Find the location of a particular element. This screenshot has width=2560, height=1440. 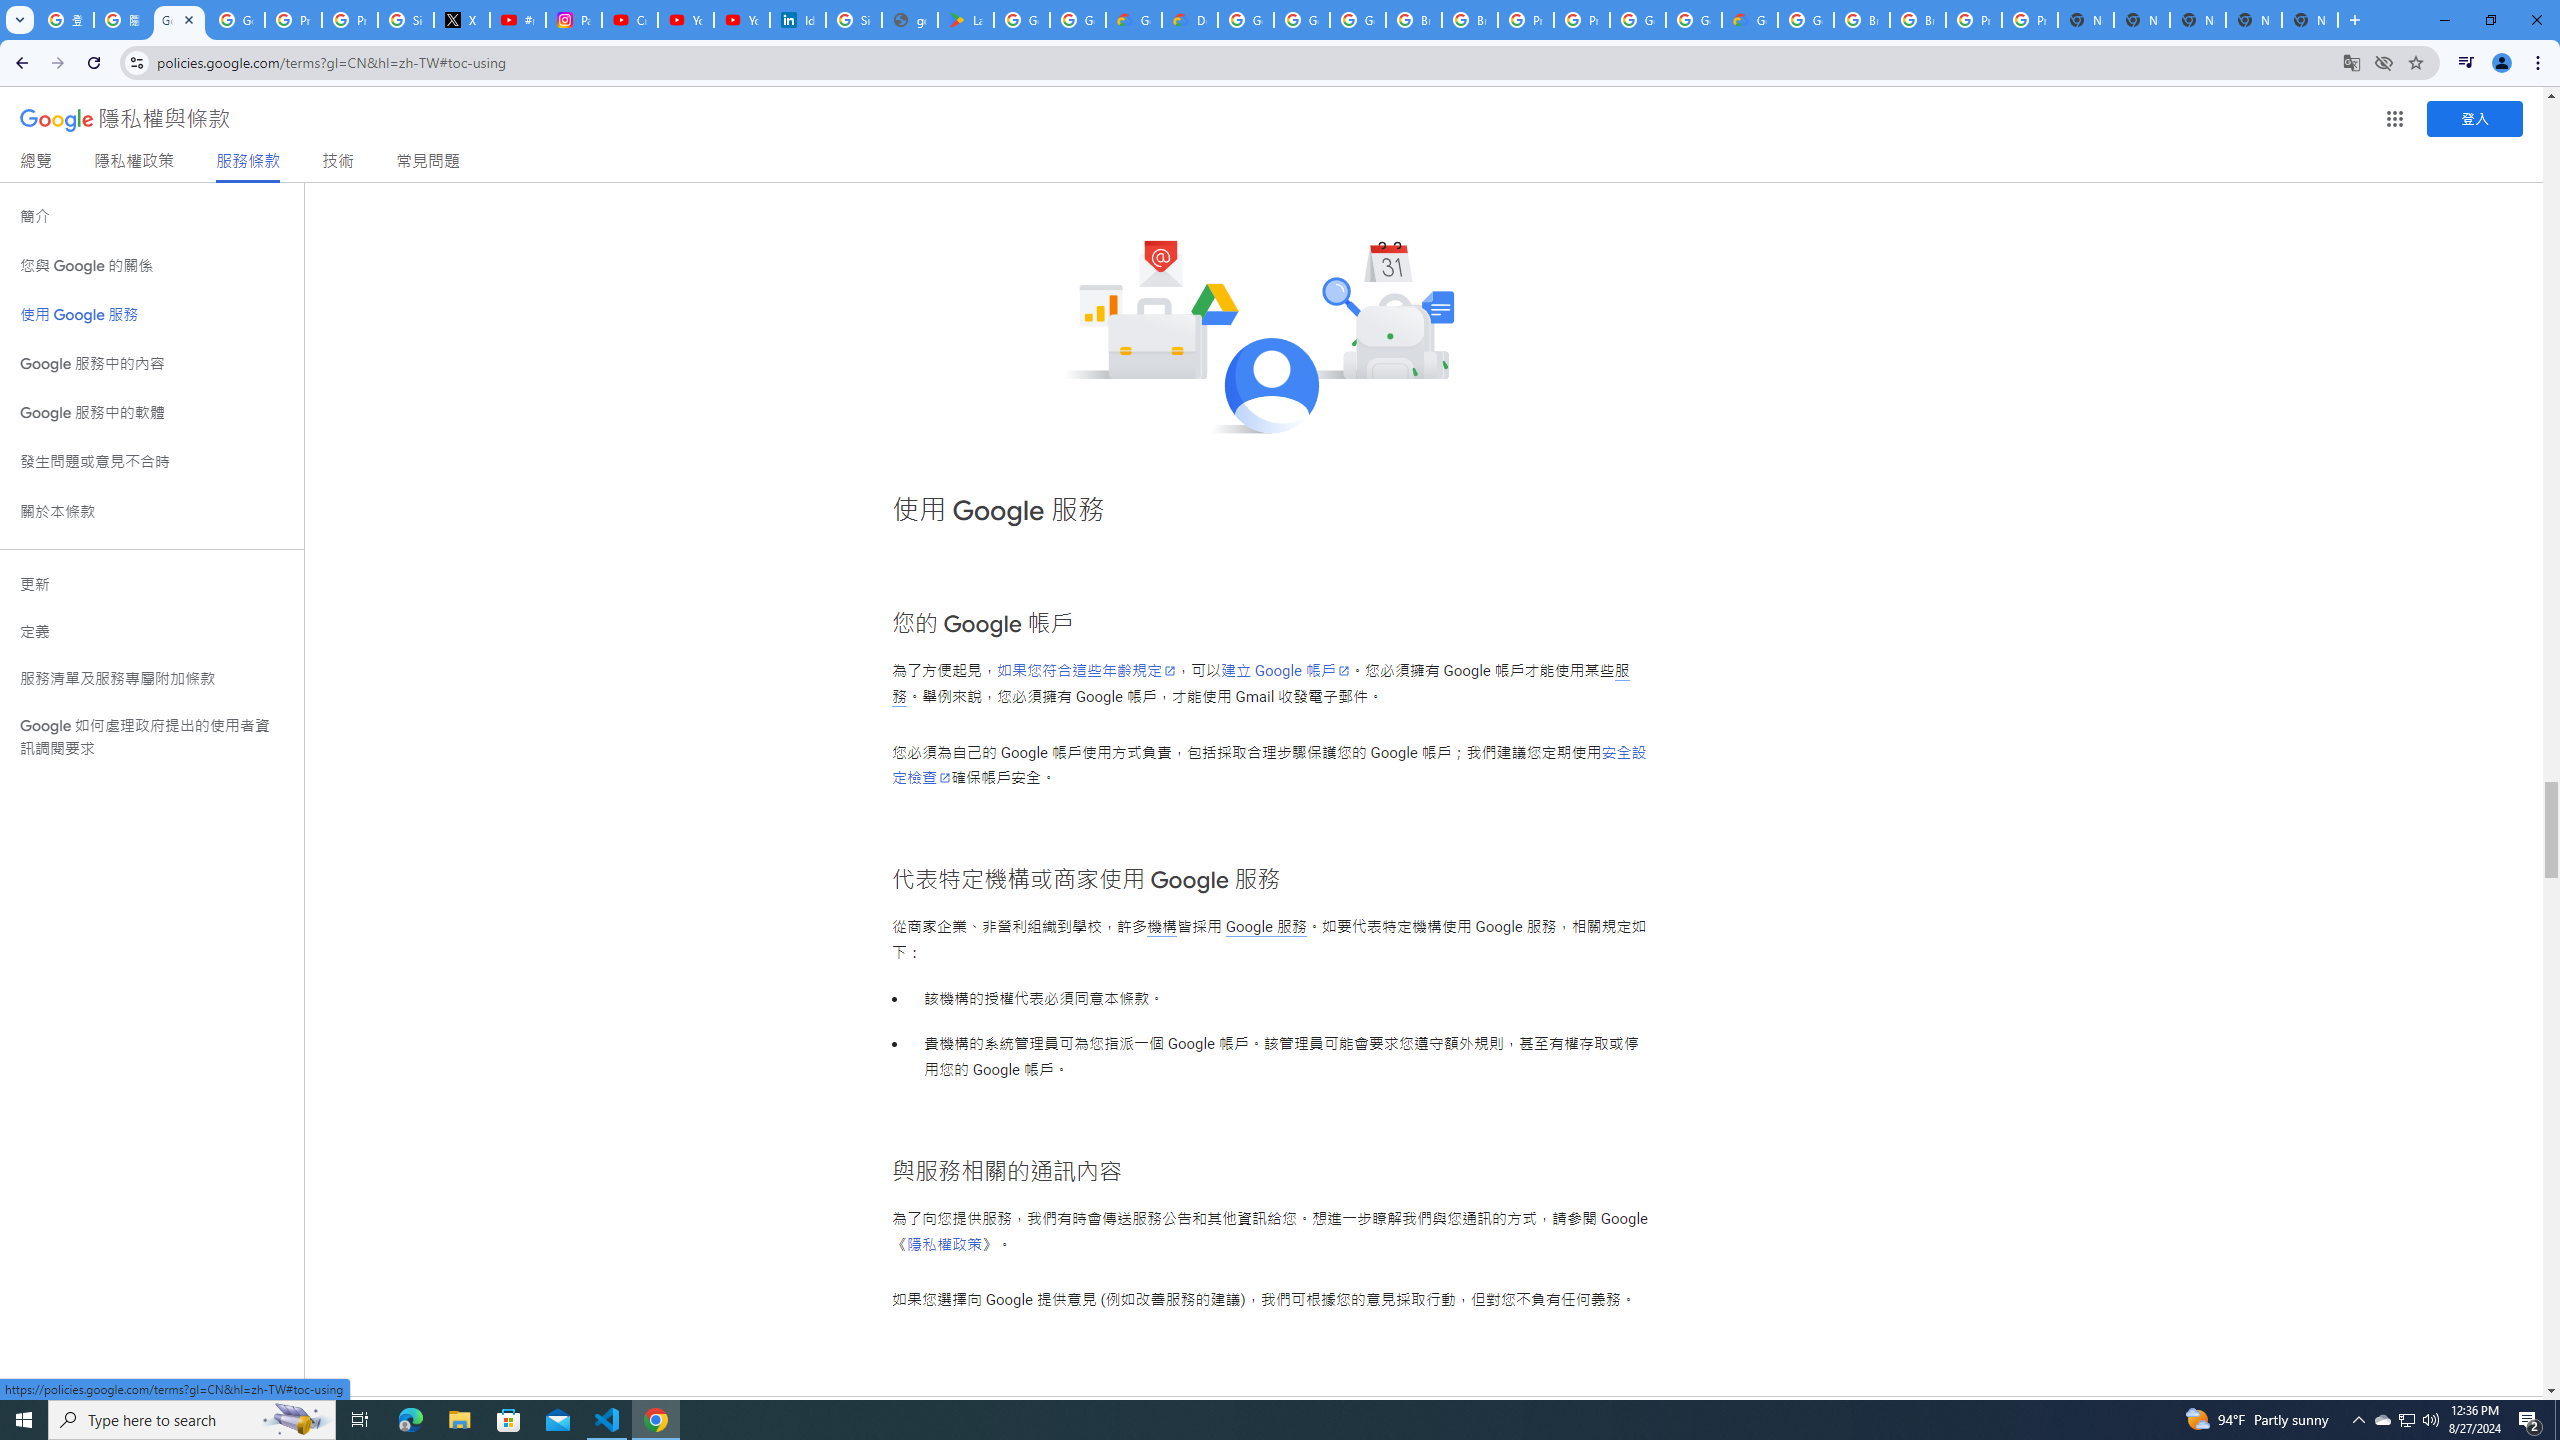

'#nbabasketballhighlights - YouTube' is located at coordinates (517, 19).